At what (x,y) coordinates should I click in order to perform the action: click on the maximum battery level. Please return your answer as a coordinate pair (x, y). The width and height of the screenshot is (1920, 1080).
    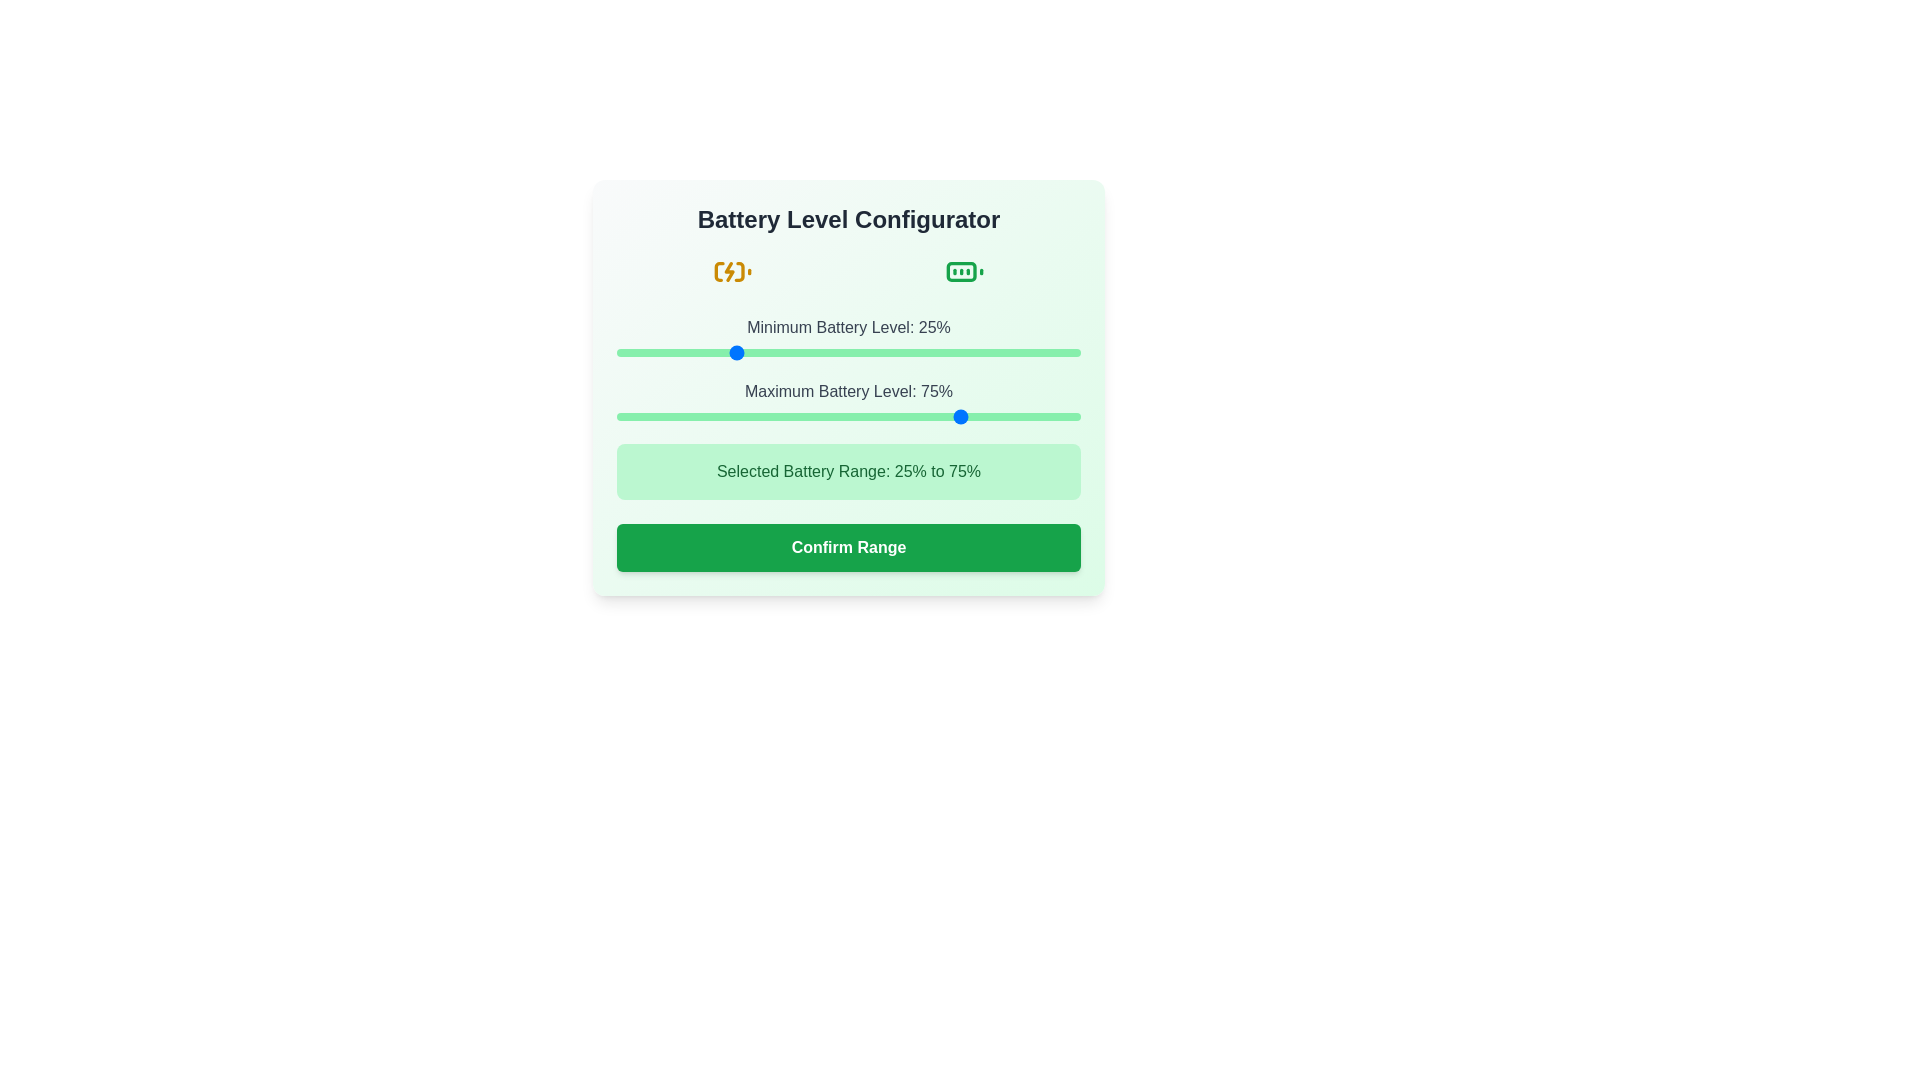
    Looking at the image, I should click on (1056, 415).